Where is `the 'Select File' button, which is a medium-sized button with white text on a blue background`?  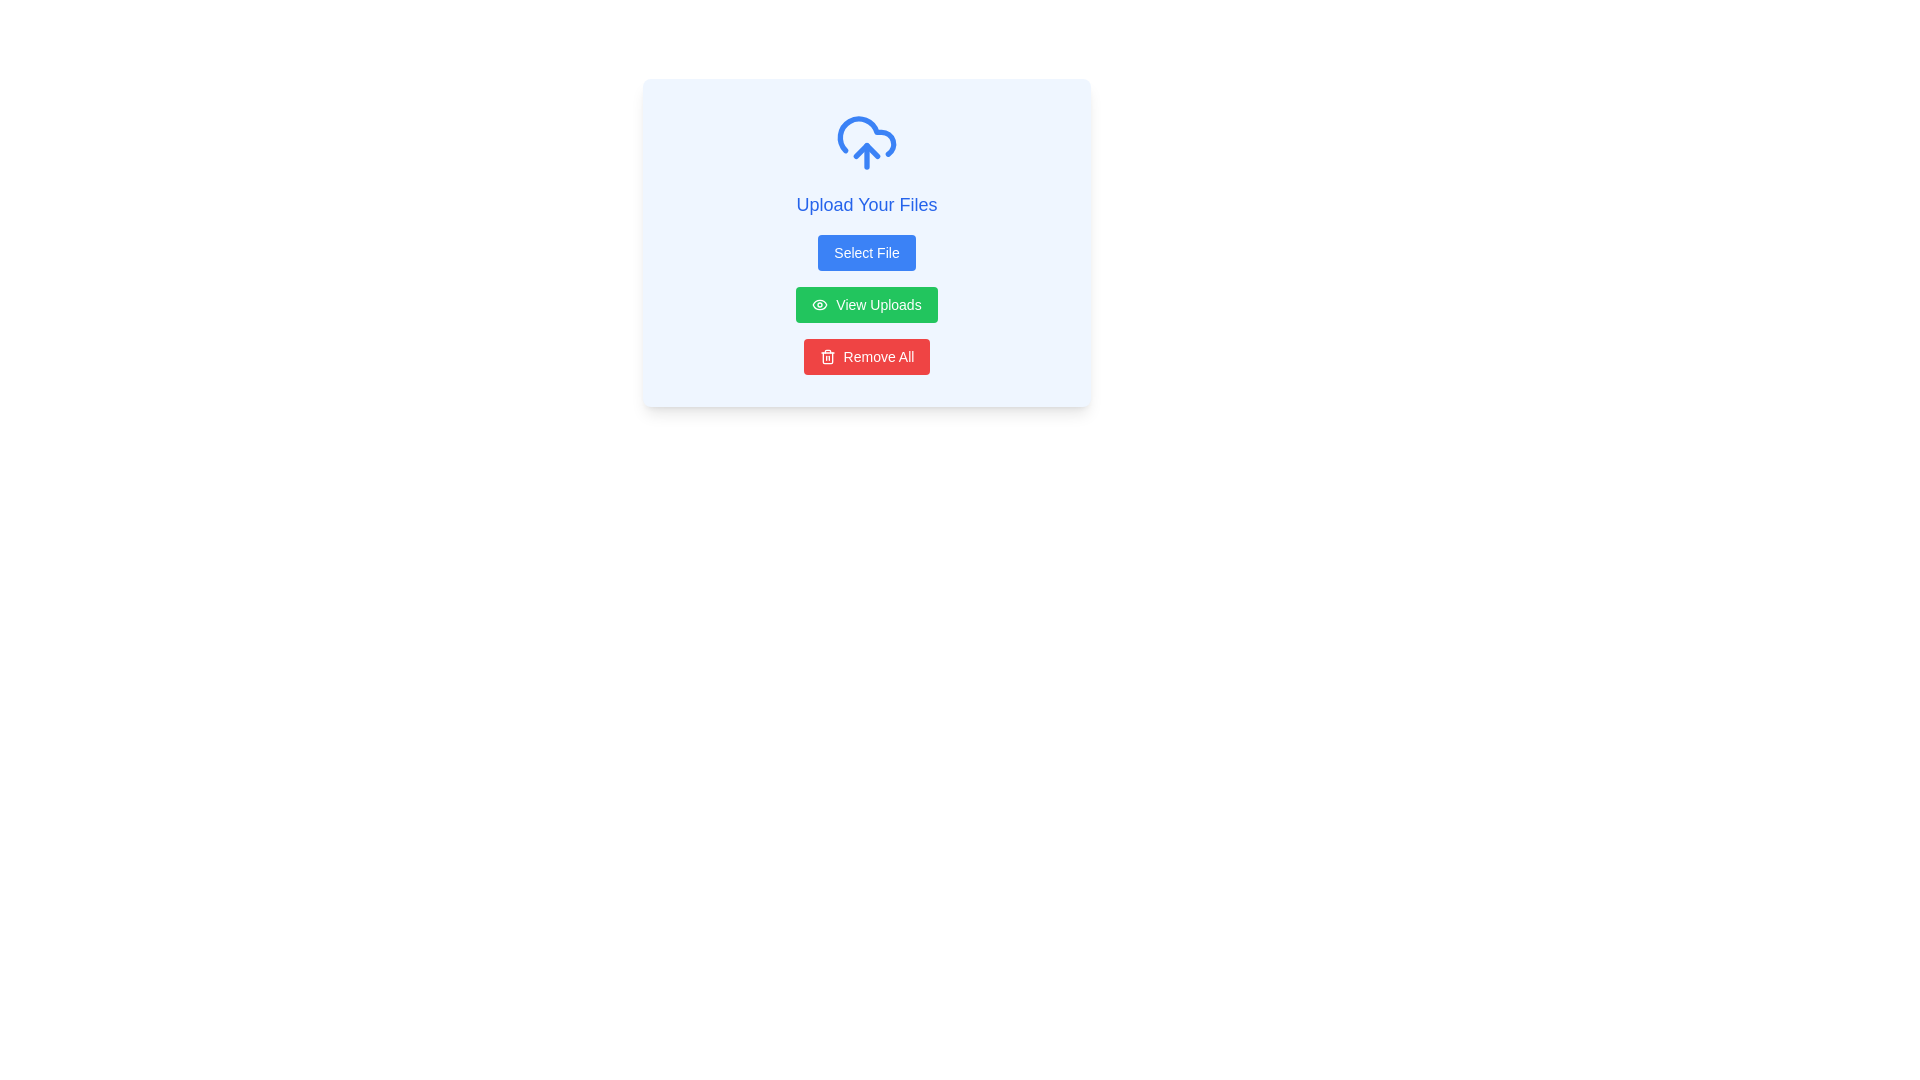 the 'Select File' button, which is a medium-sized button with white text on a blue background is located at coordinates (867, 252).